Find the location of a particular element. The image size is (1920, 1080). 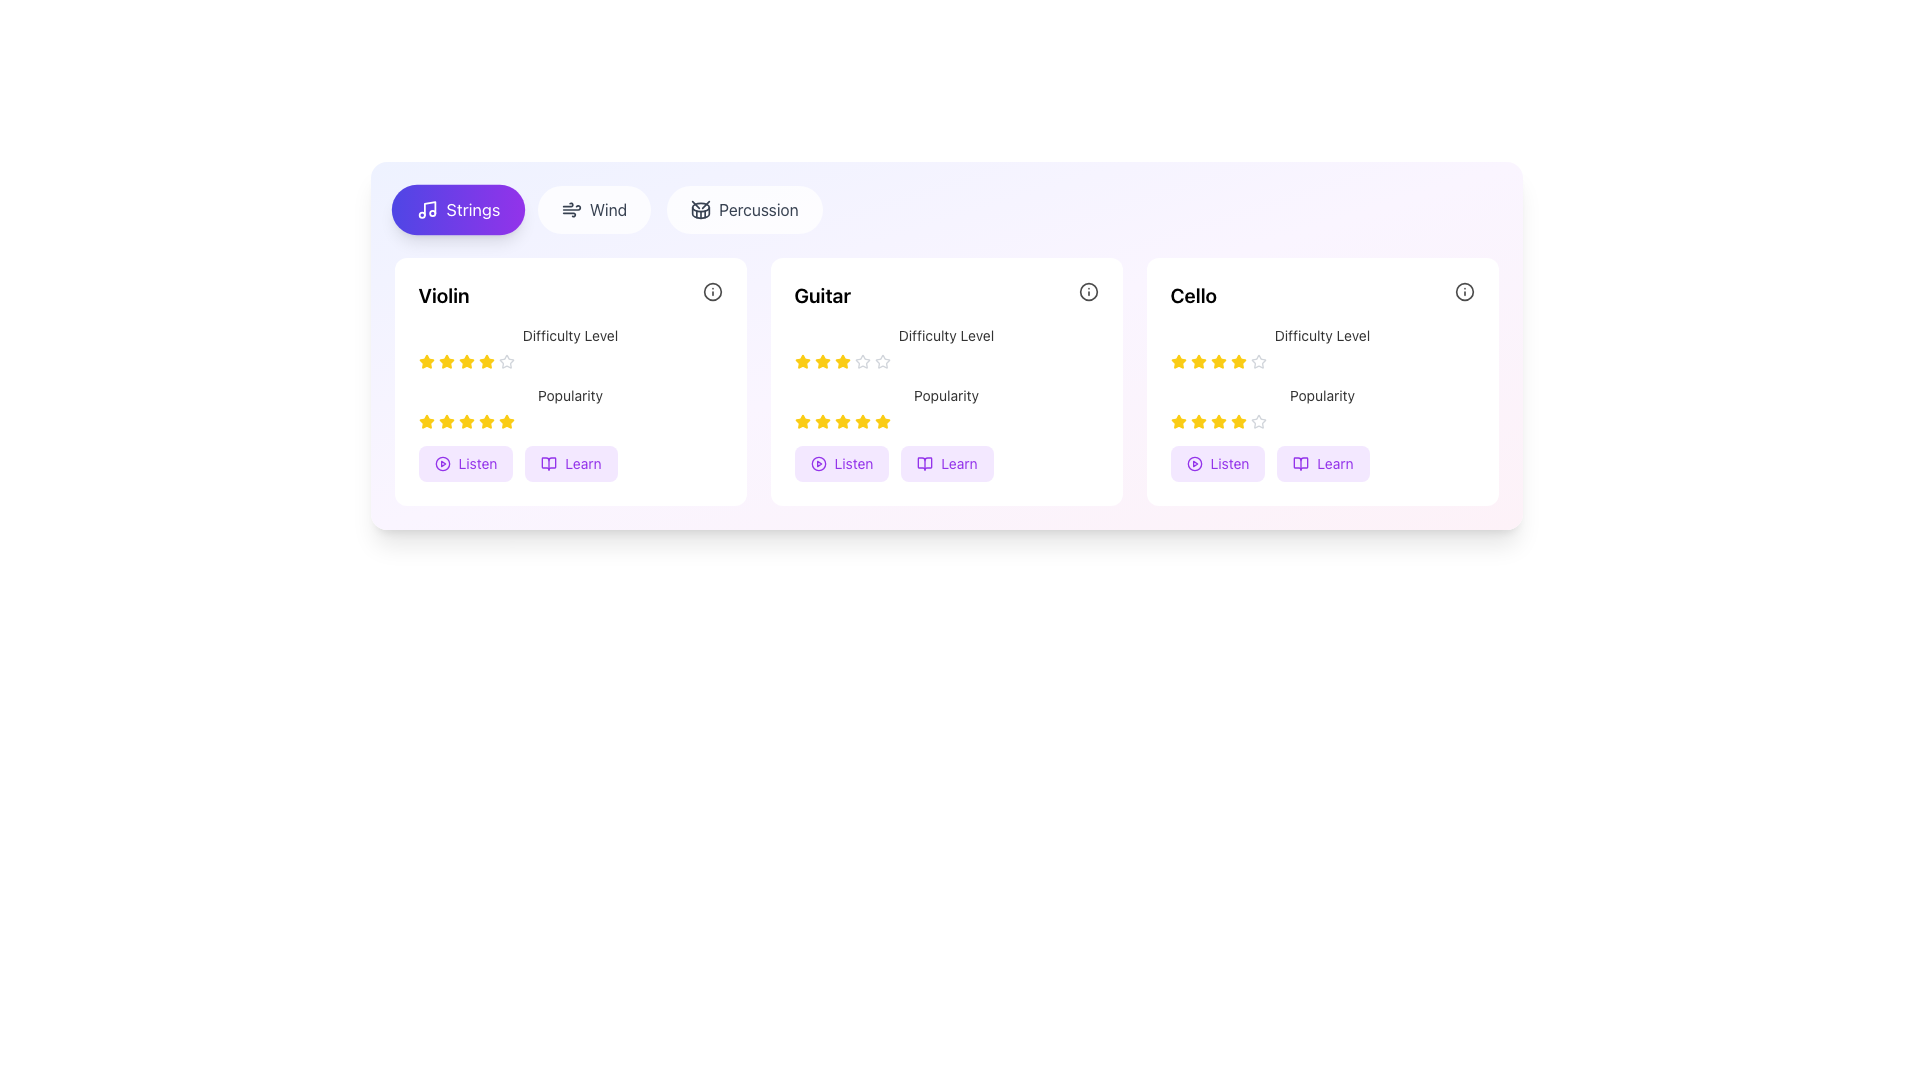

the 'Learn' button, which is represented by an icon, located at the bottom of the first card in a row of musical instrument cards is located at coordinates (549, 463).